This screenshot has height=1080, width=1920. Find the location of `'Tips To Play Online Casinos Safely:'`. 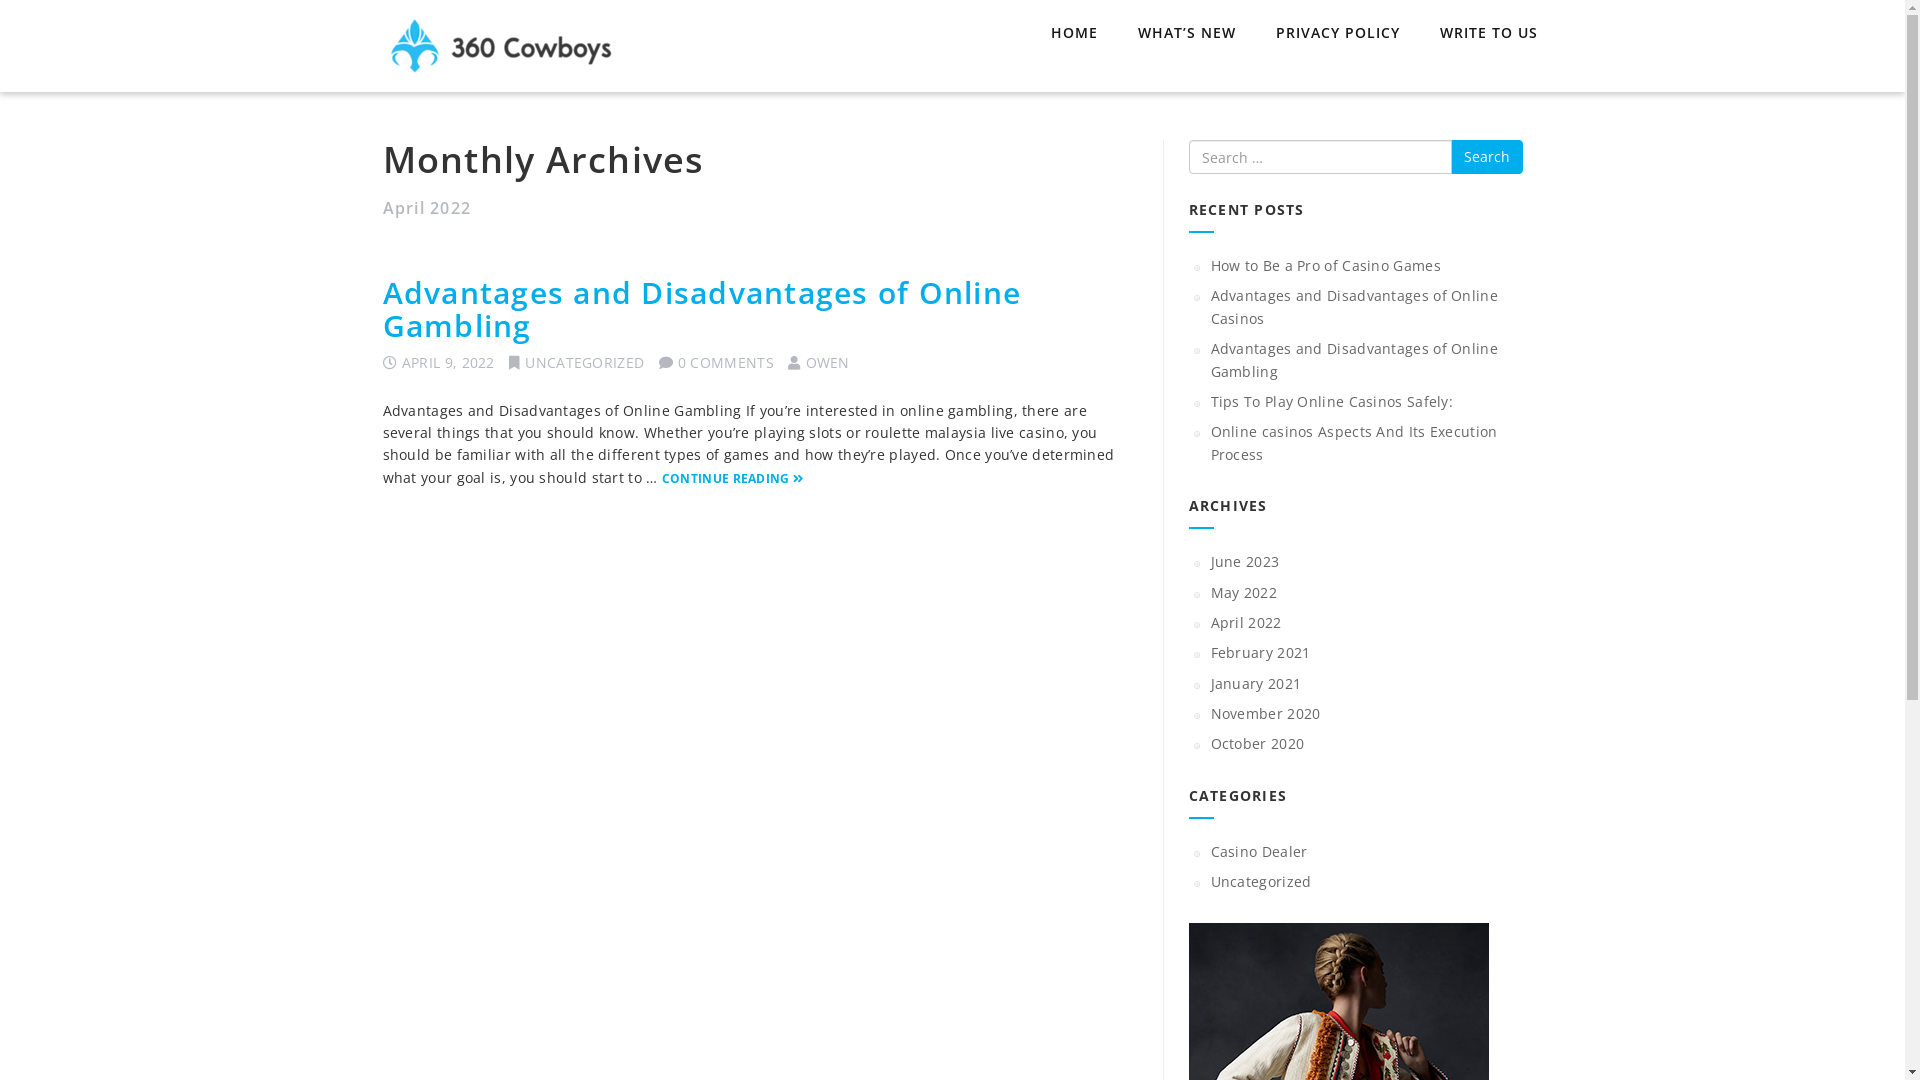

'Tips To Play Online Casinos Safely:' is located at coordinates (1208, 401).